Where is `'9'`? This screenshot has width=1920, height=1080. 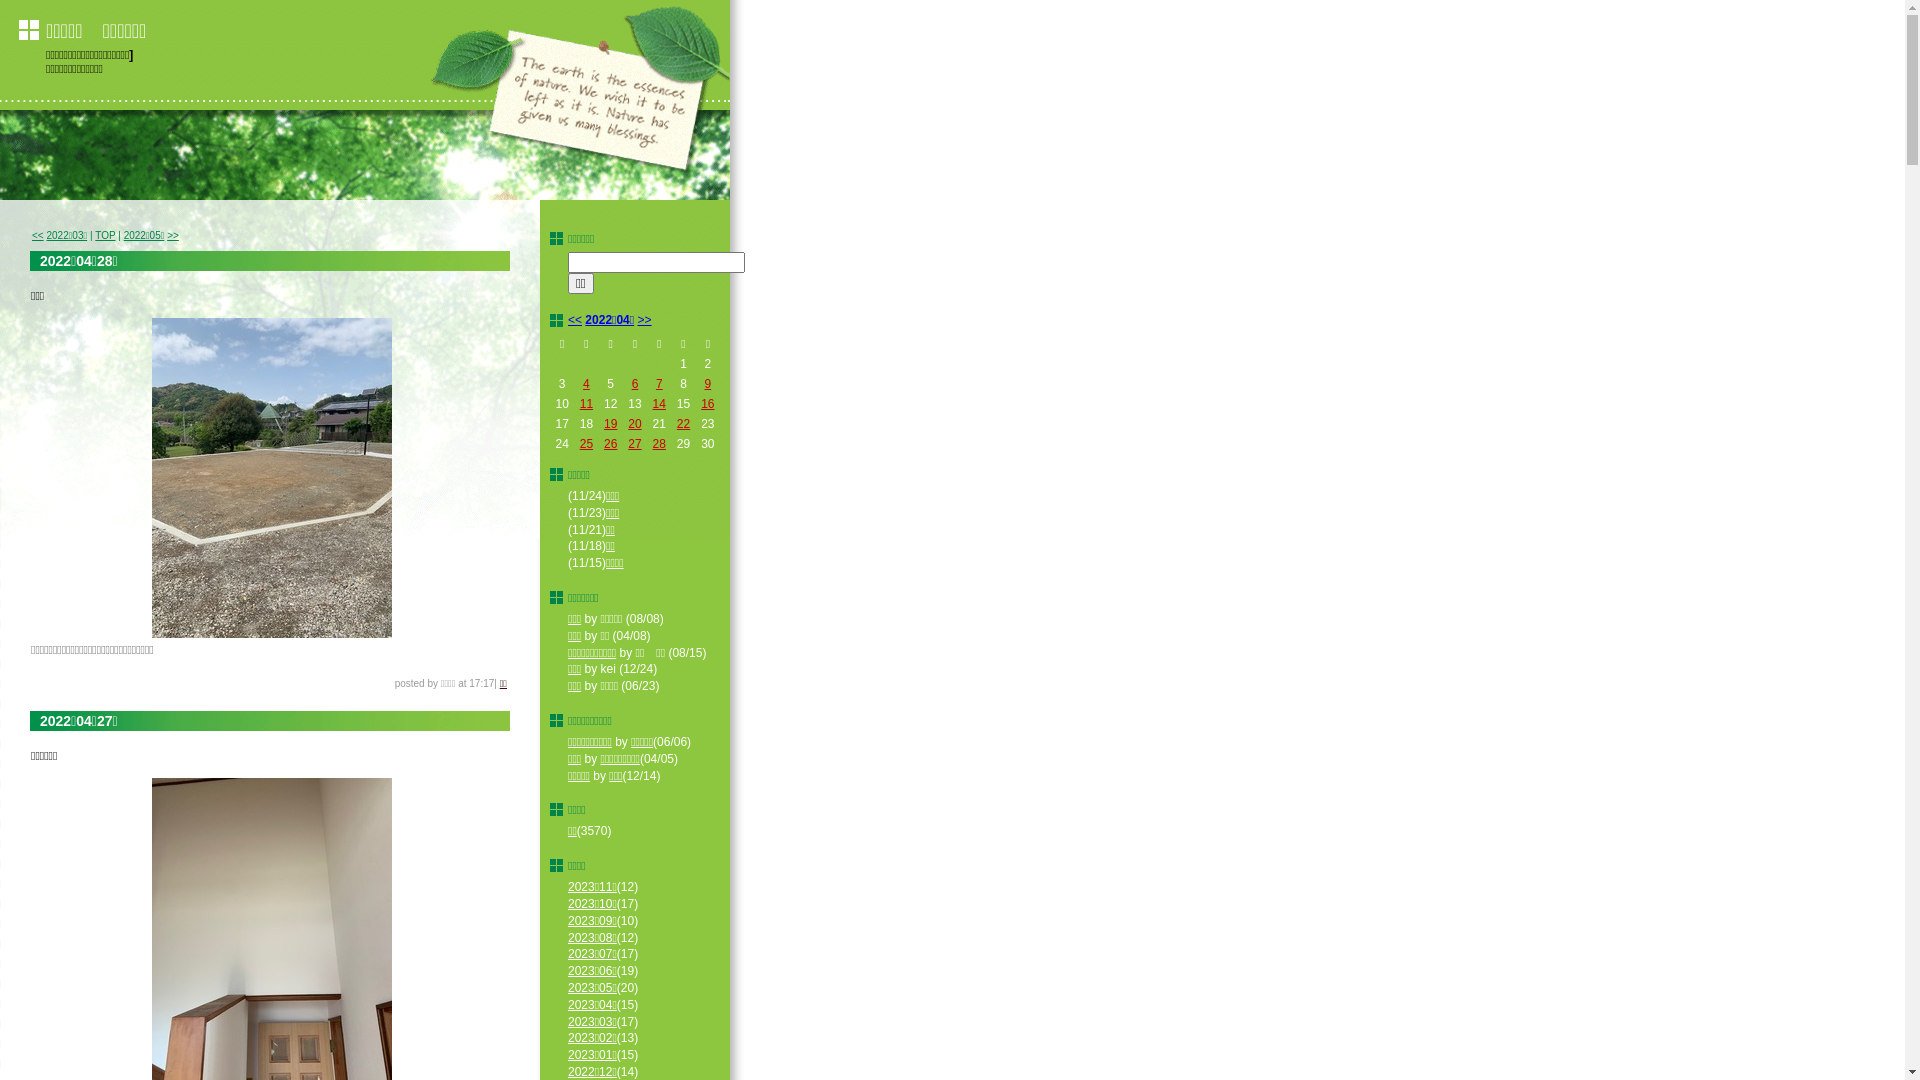
'9' is located at coordinates (707, 384).